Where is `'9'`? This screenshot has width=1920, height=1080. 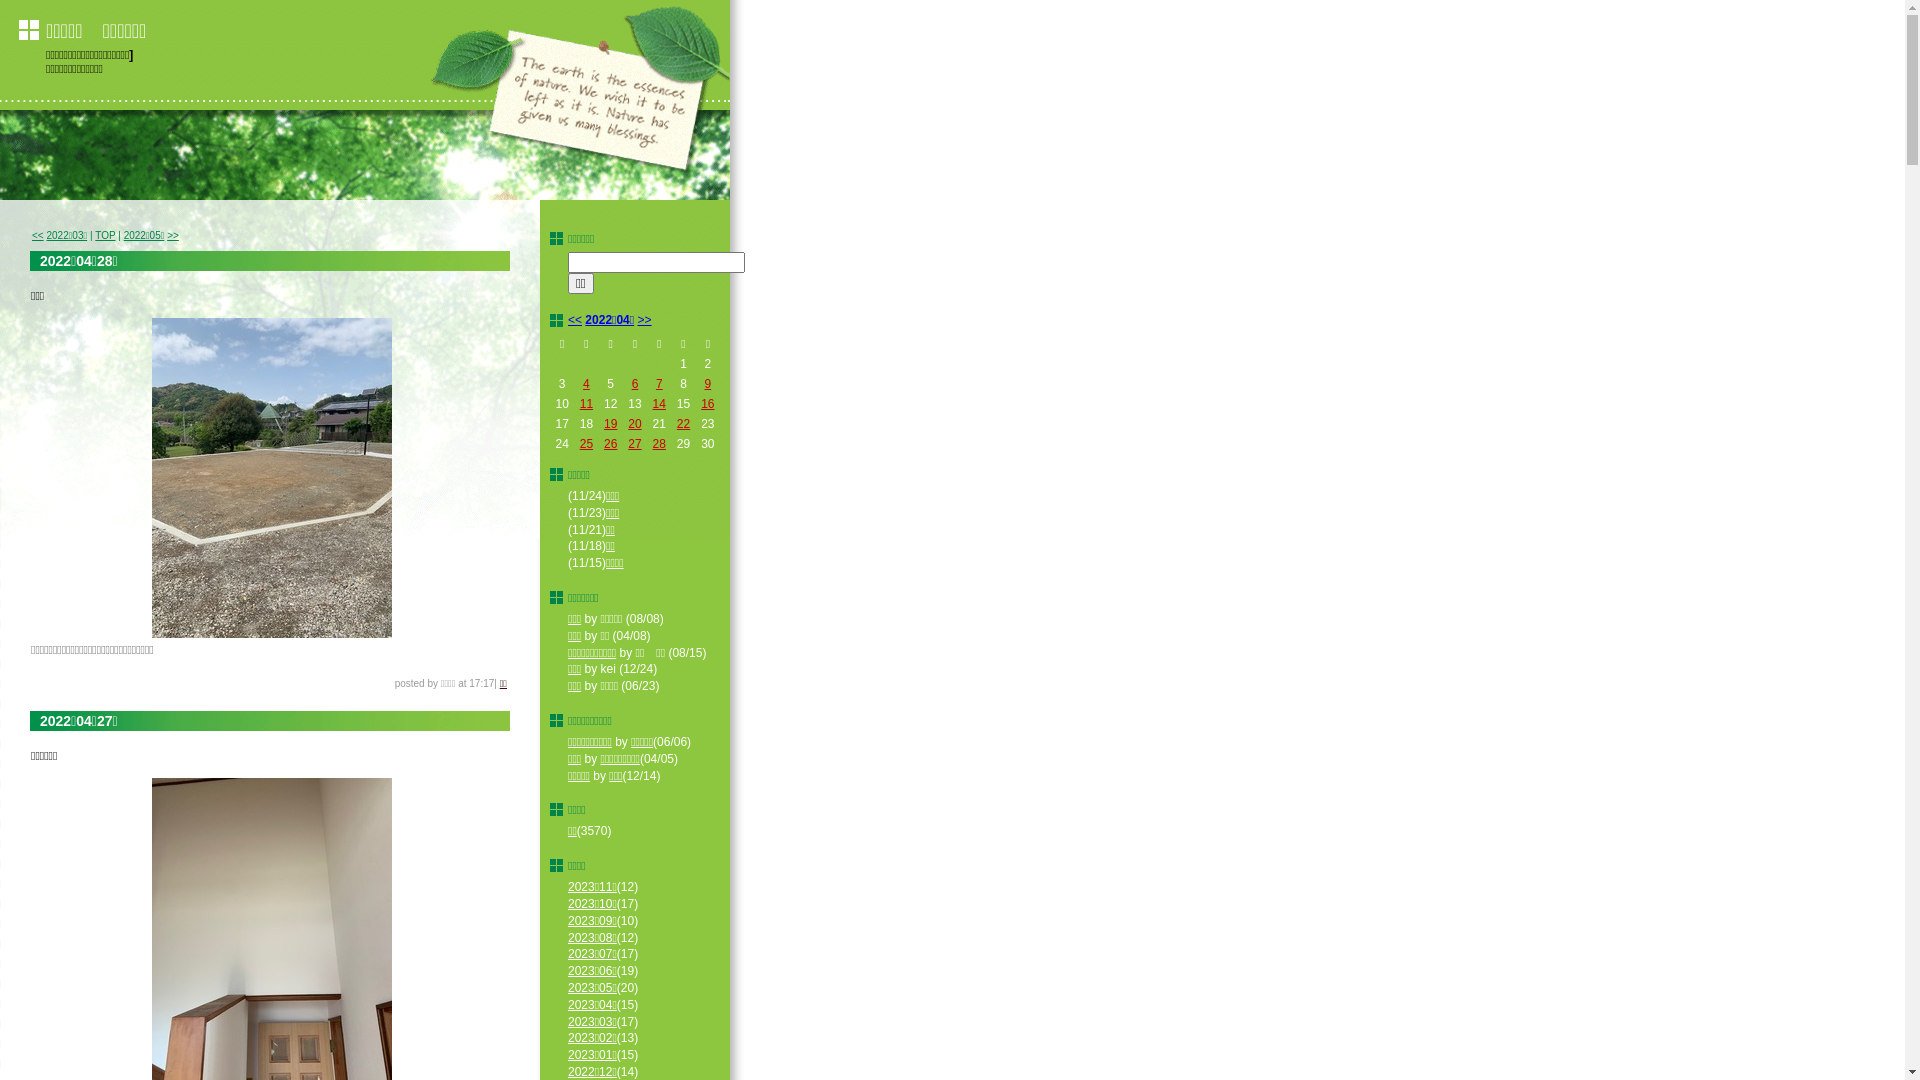
'9' is located at coordinates (707, 384).